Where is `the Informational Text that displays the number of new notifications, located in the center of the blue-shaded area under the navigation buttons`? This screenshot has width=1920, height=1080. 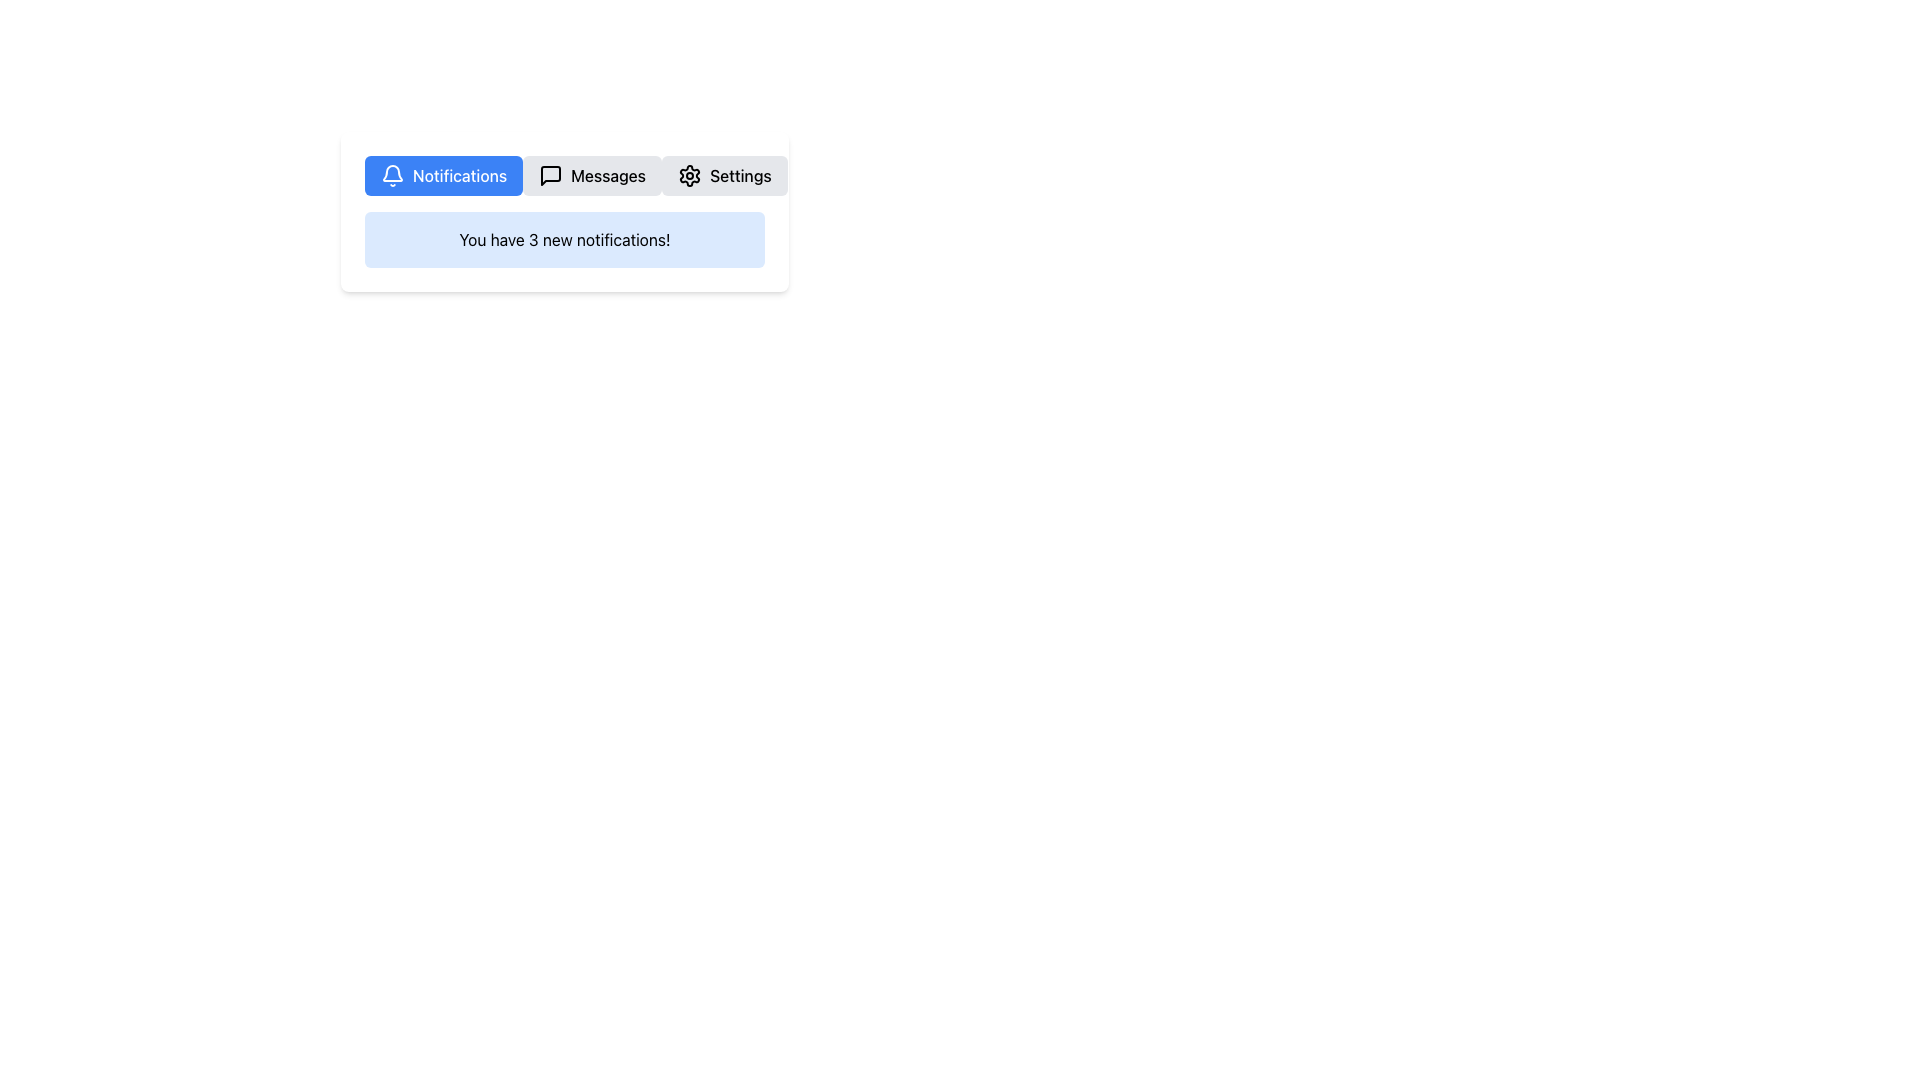
the Informational Text that displays the number of new notifications, located in the center of the blue-shaded area under the navigation buttons is located at coordinates (564, 238).